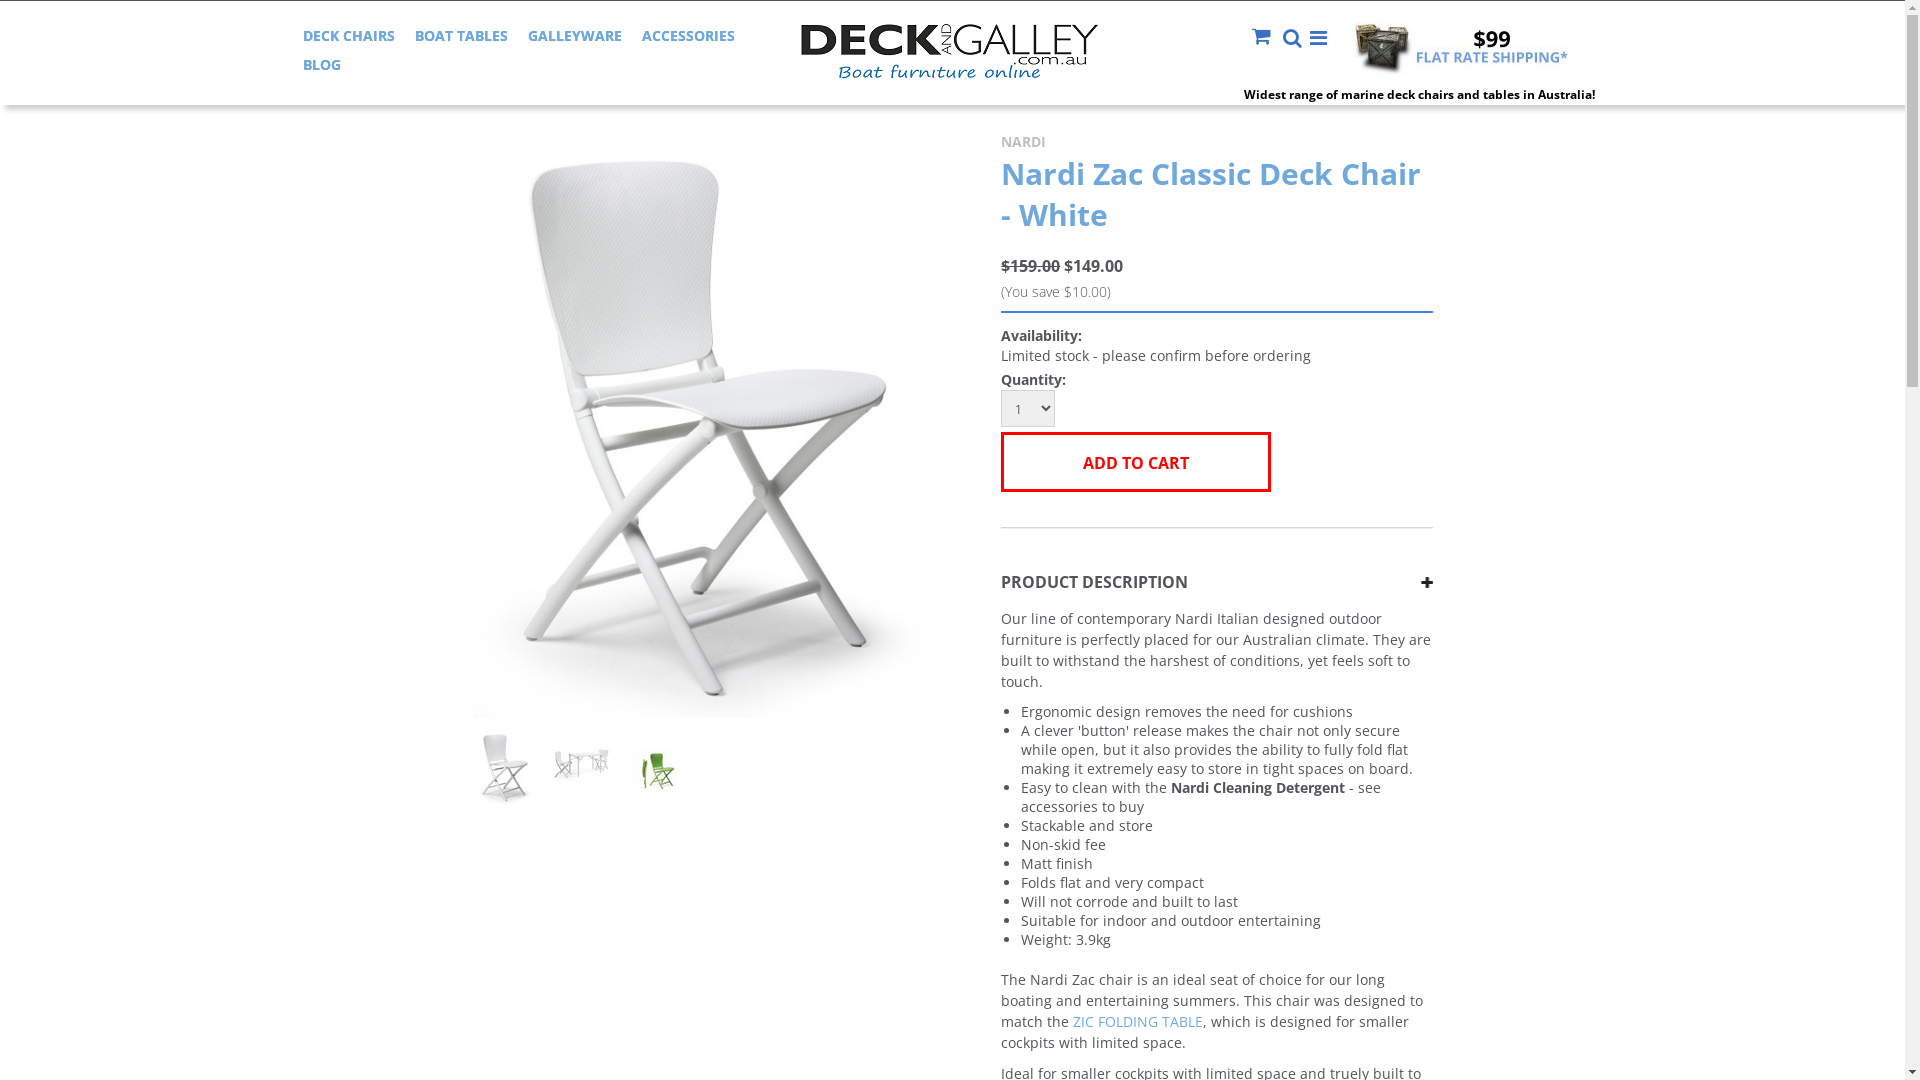 This screenshot has width=1920, height=1080. Describe the element at coordinates (688, 35) in the screenshot. I see `'ACCESSORIES'` at that location.